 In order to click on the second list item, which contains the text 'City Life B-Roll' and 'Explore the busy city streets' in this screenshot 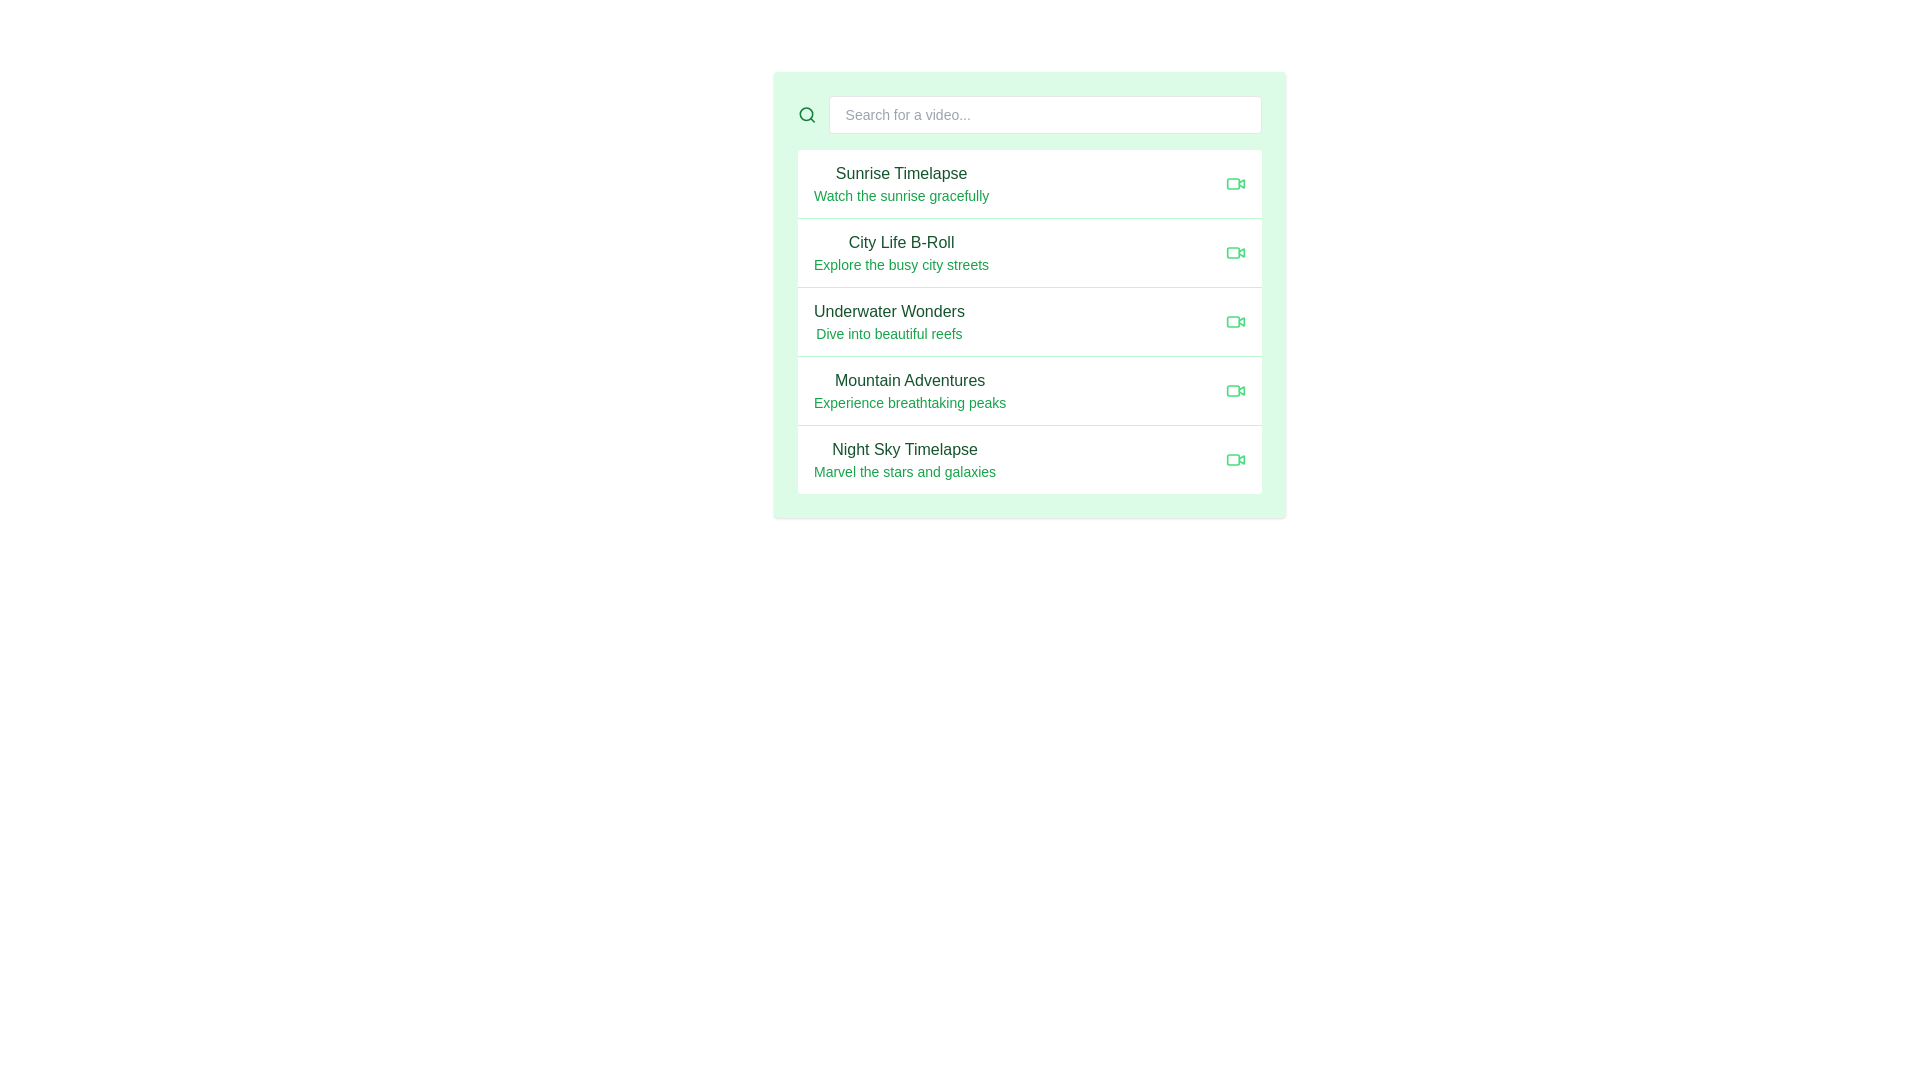, I will do `click(900, 252)`.